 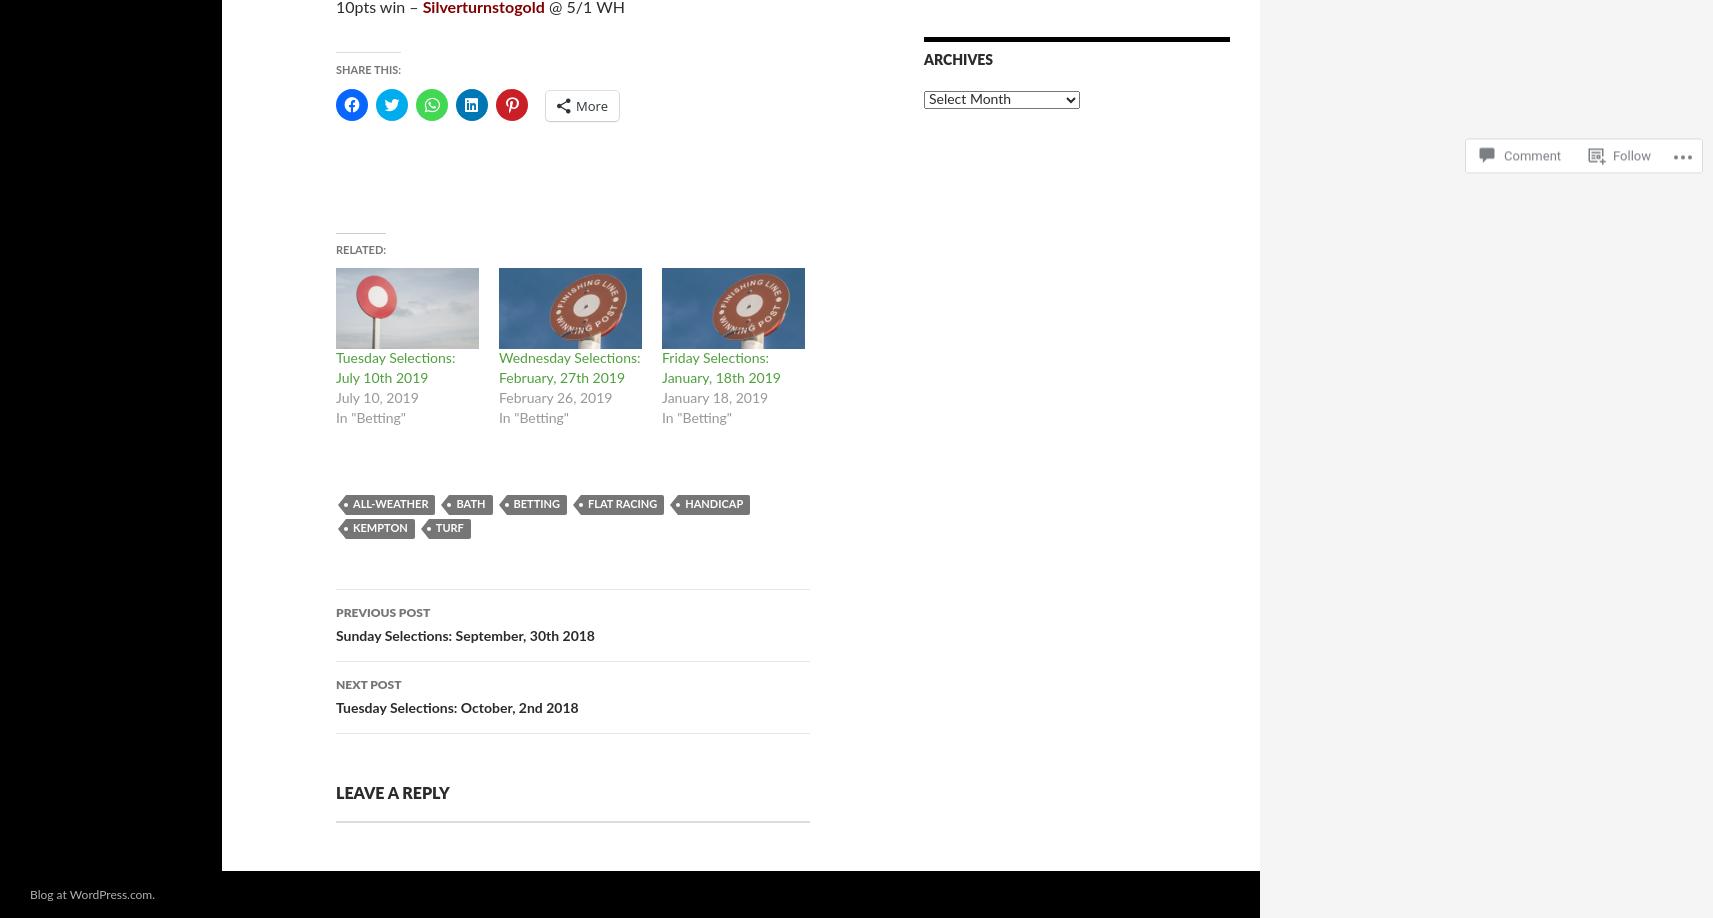 I want to click on 'Previous Post', so click(x=382, y=613).